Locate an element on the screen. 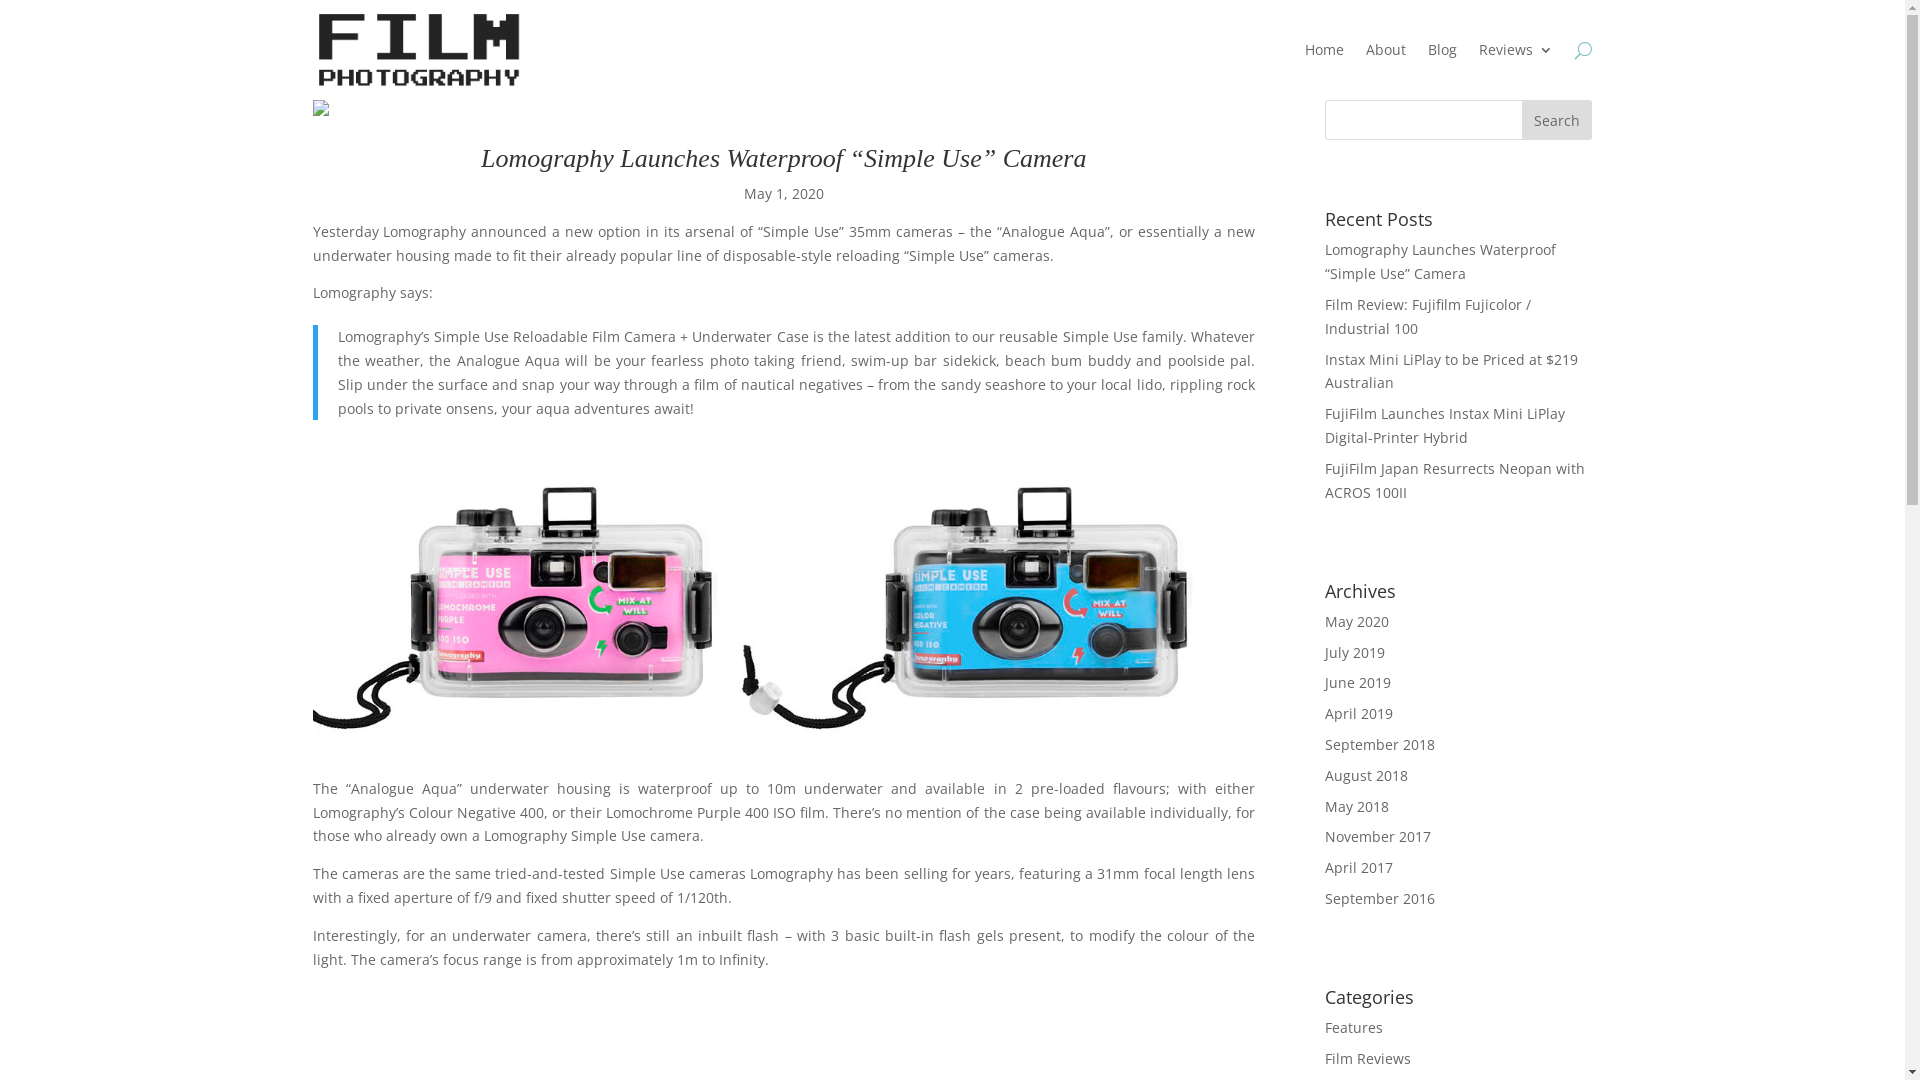 The height and width of the screenshot is (1080, 1920). 'September 2018' is located at coordinates (1379, 744).